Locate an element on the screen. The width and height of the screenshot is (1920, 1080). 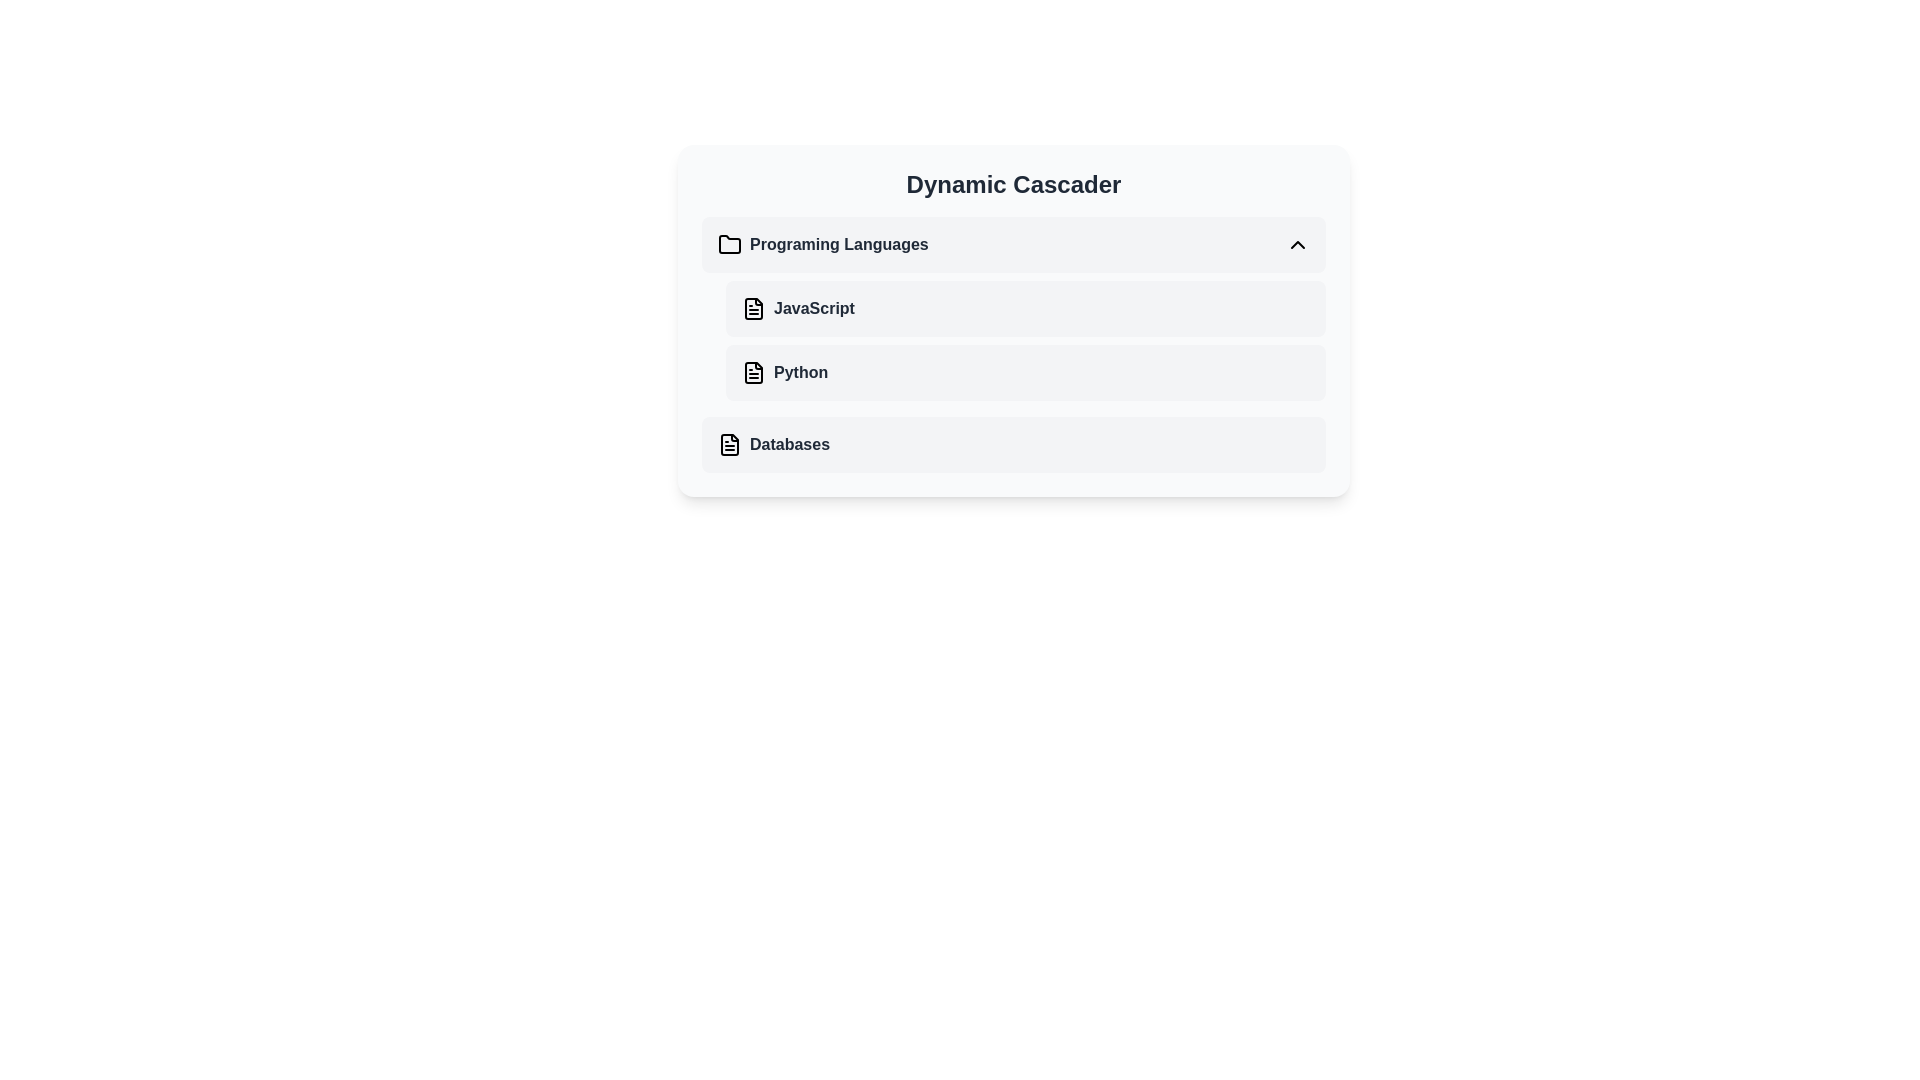
the second list item labeled 'Python' in the 'Dynamic Cascader' is located at coordinates (784, 373).